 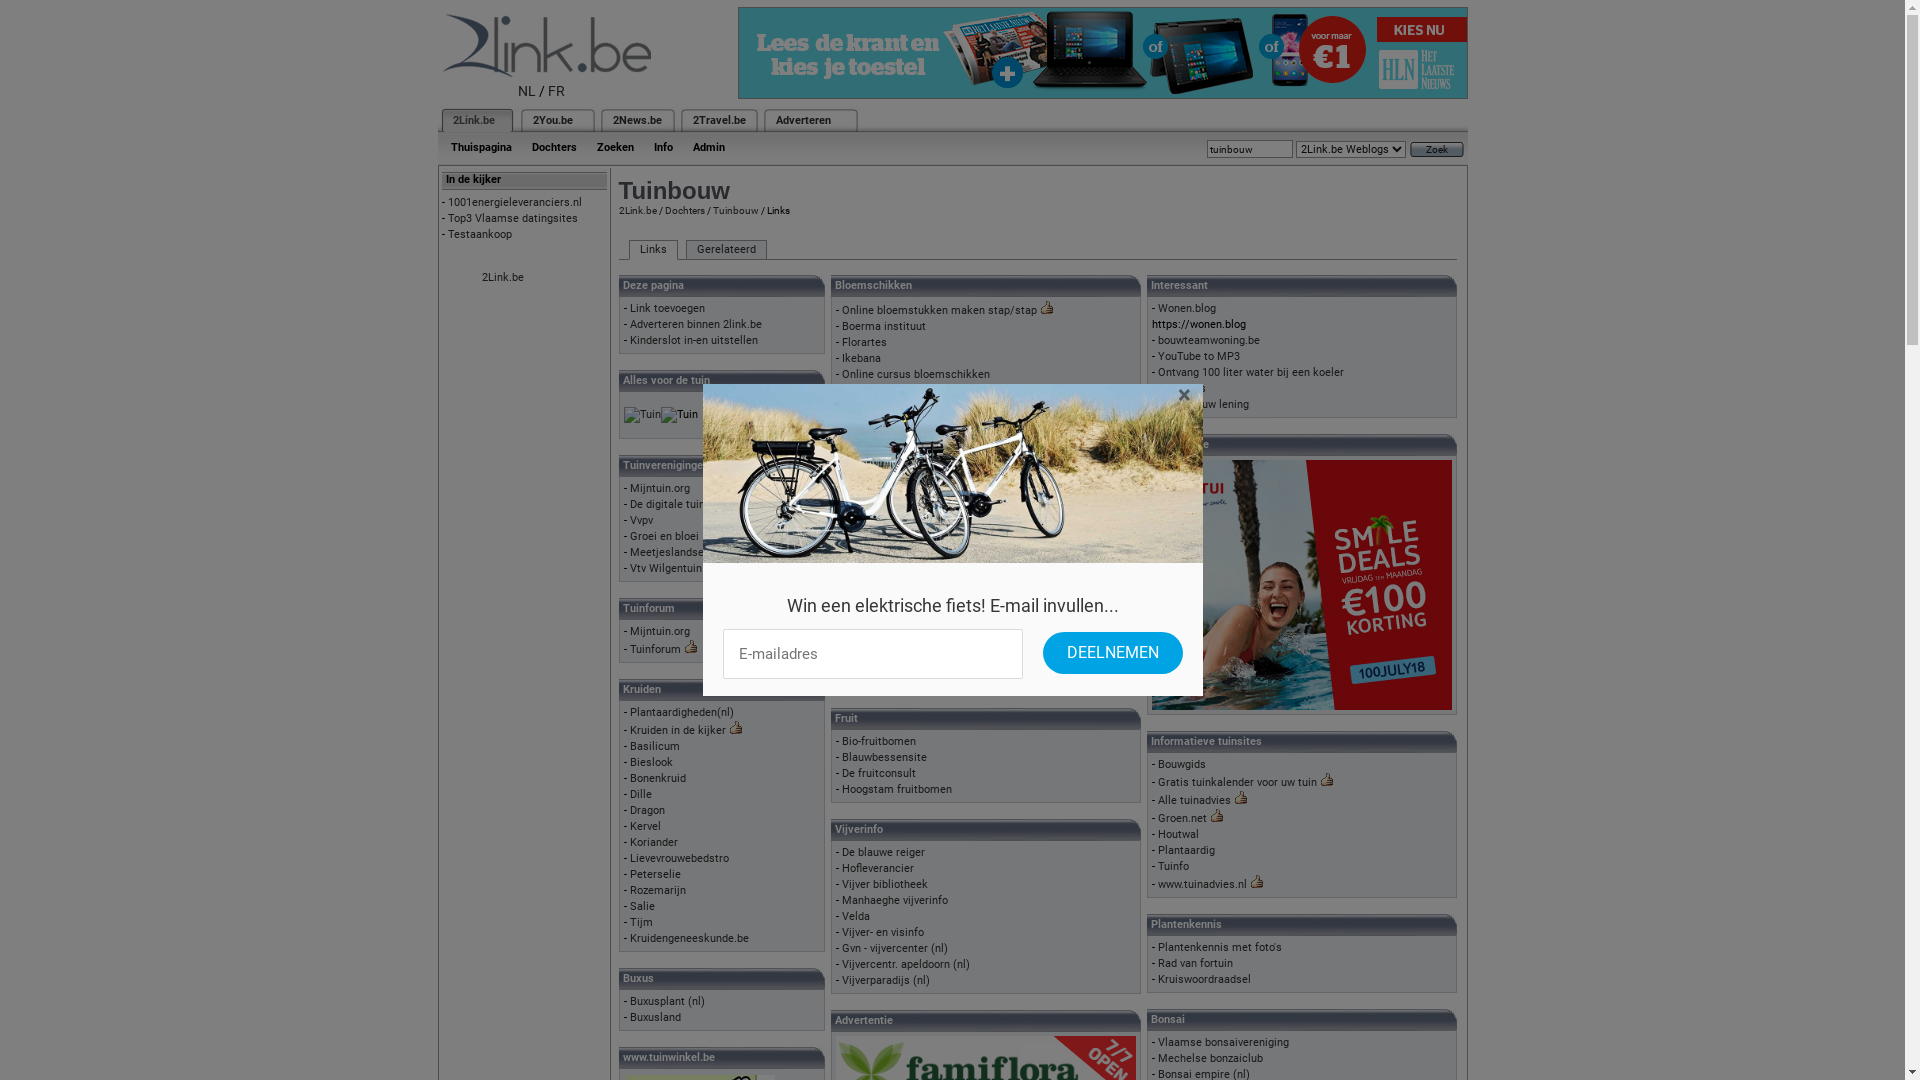 What do you see at coordinates (1201, 883) in the screenshot?
I see `'www.tuinadvies.nl'` at bounding box center [1201, 883].